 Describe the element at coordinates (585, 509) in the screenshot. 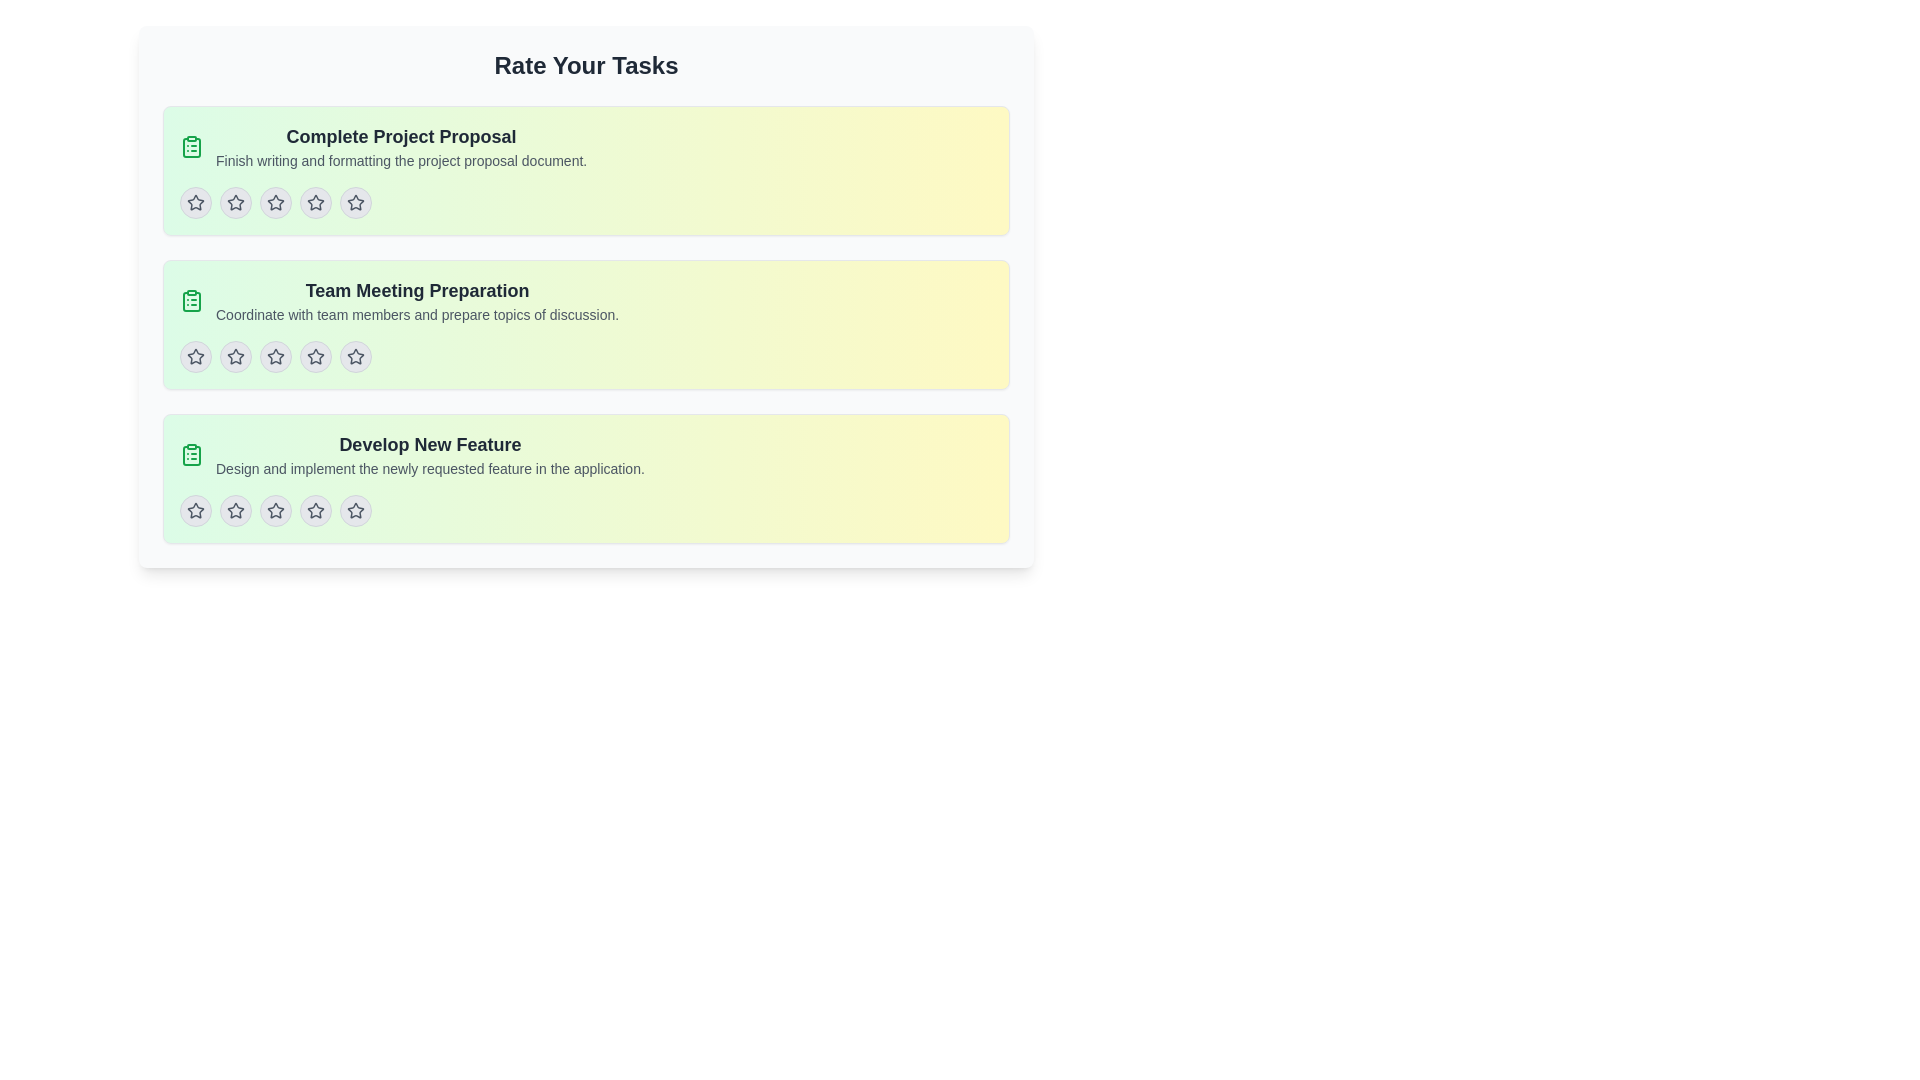

I see `the individual star icons in the Rating component located at the bottom of the 'Develop New Feature' card to rate` at that location.